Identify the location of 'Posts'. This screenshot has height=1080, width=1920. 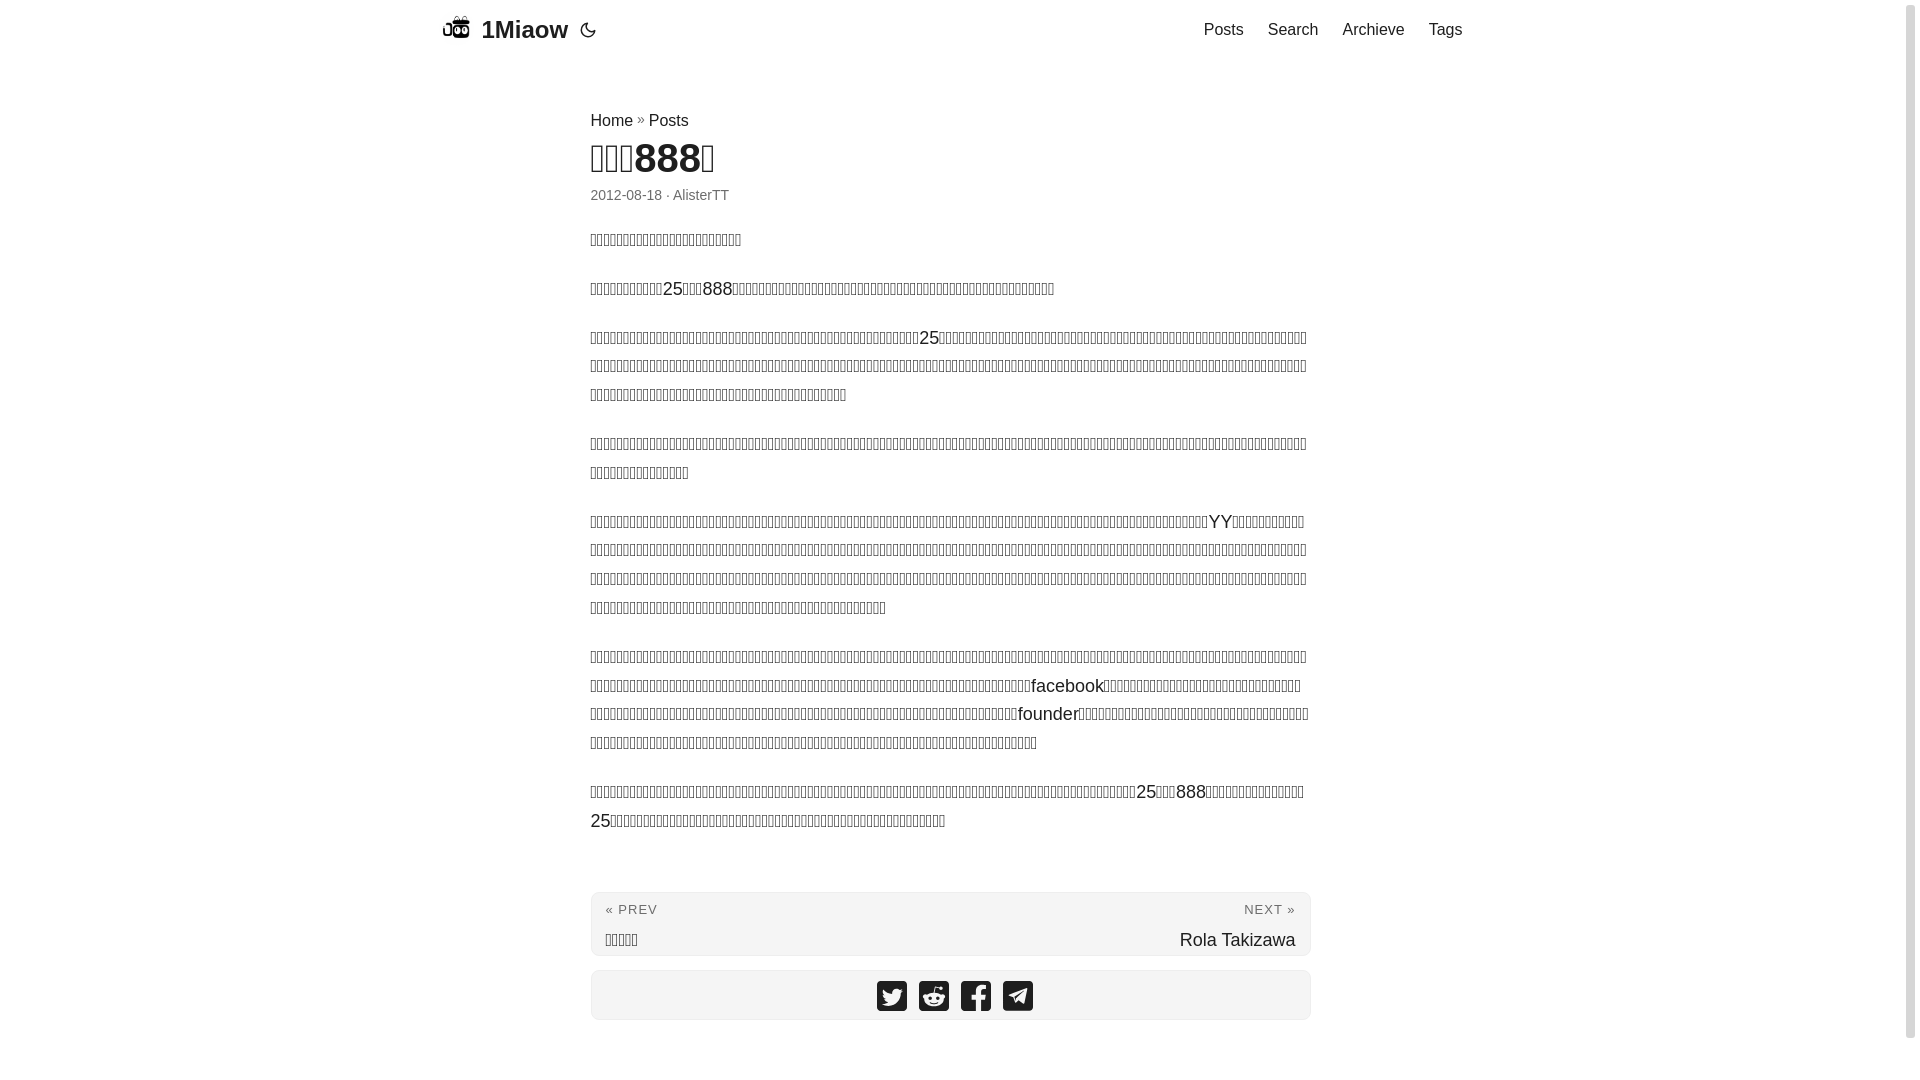
(648, 120).